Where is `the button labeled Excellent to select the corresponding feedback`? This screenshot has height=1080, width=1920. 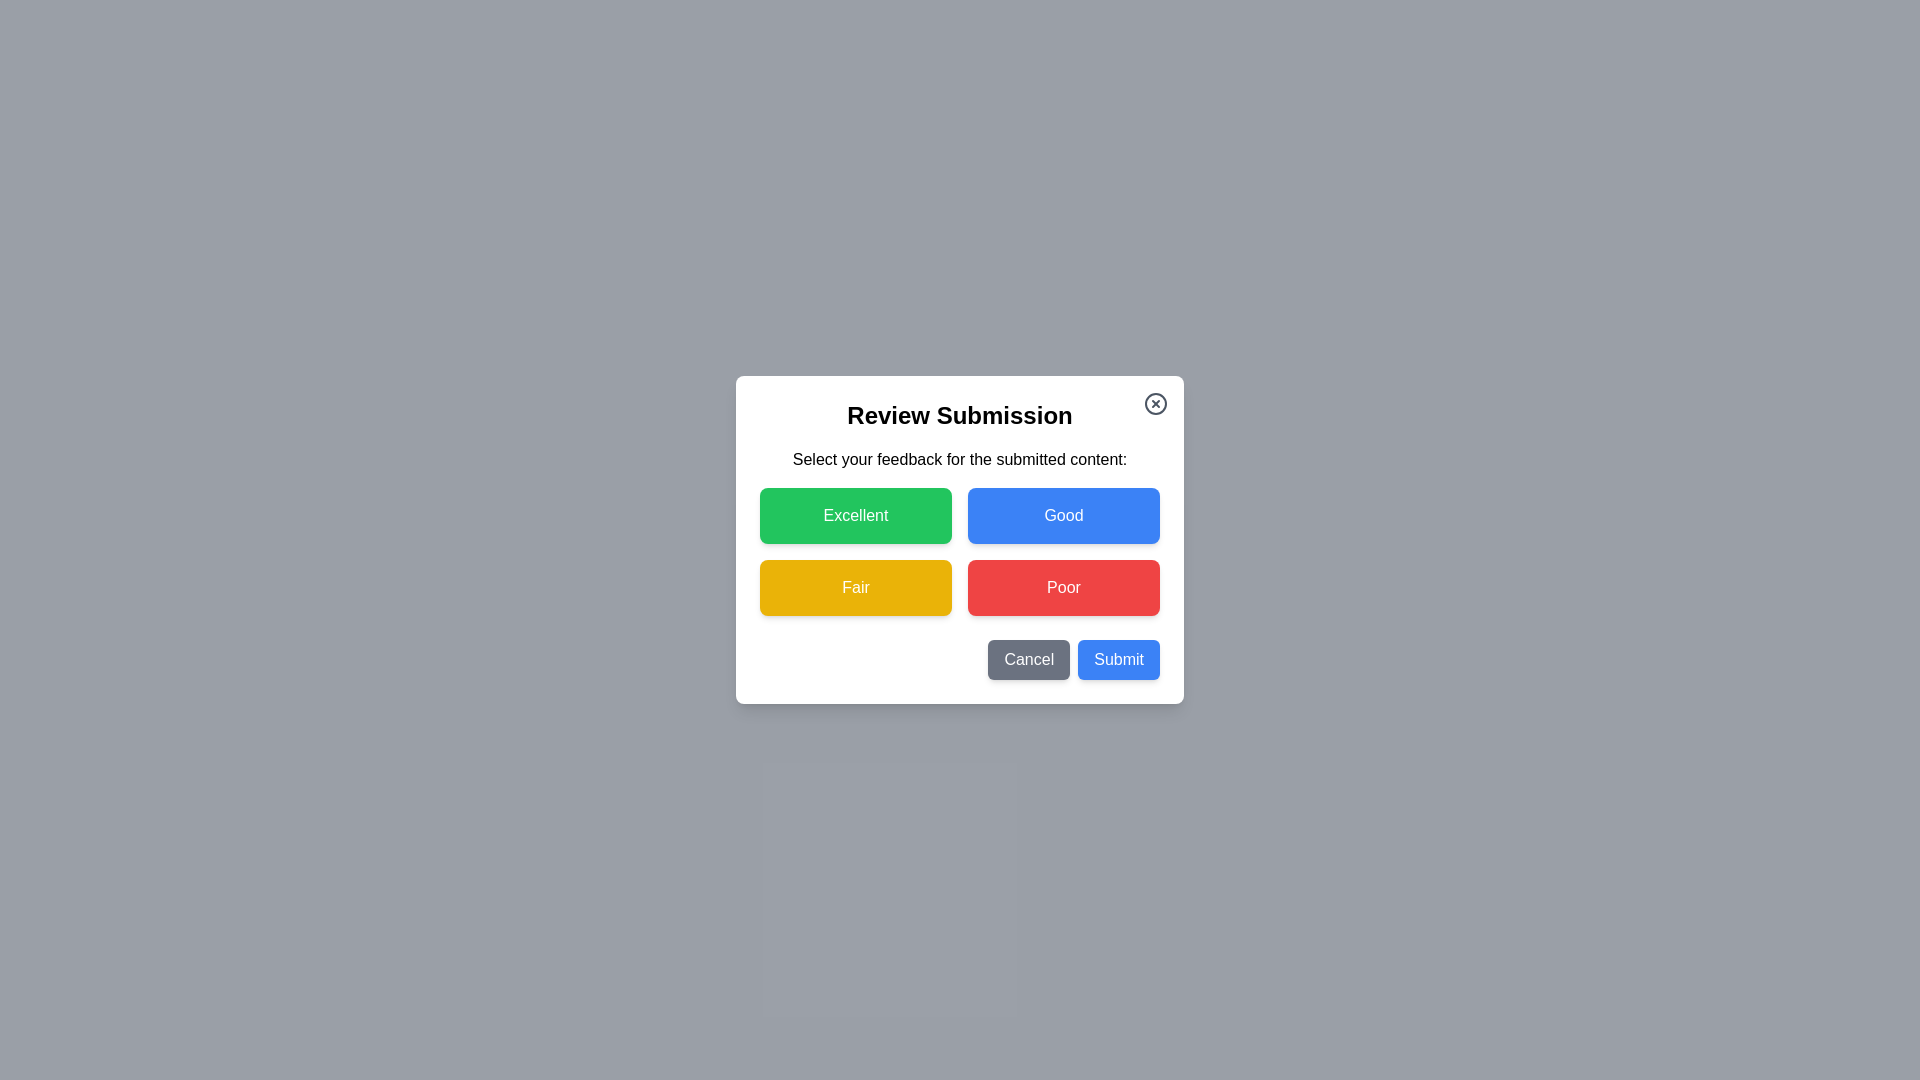 the button labeled Excellent to select the corresponding feedback is located at coordinates (855, 515).